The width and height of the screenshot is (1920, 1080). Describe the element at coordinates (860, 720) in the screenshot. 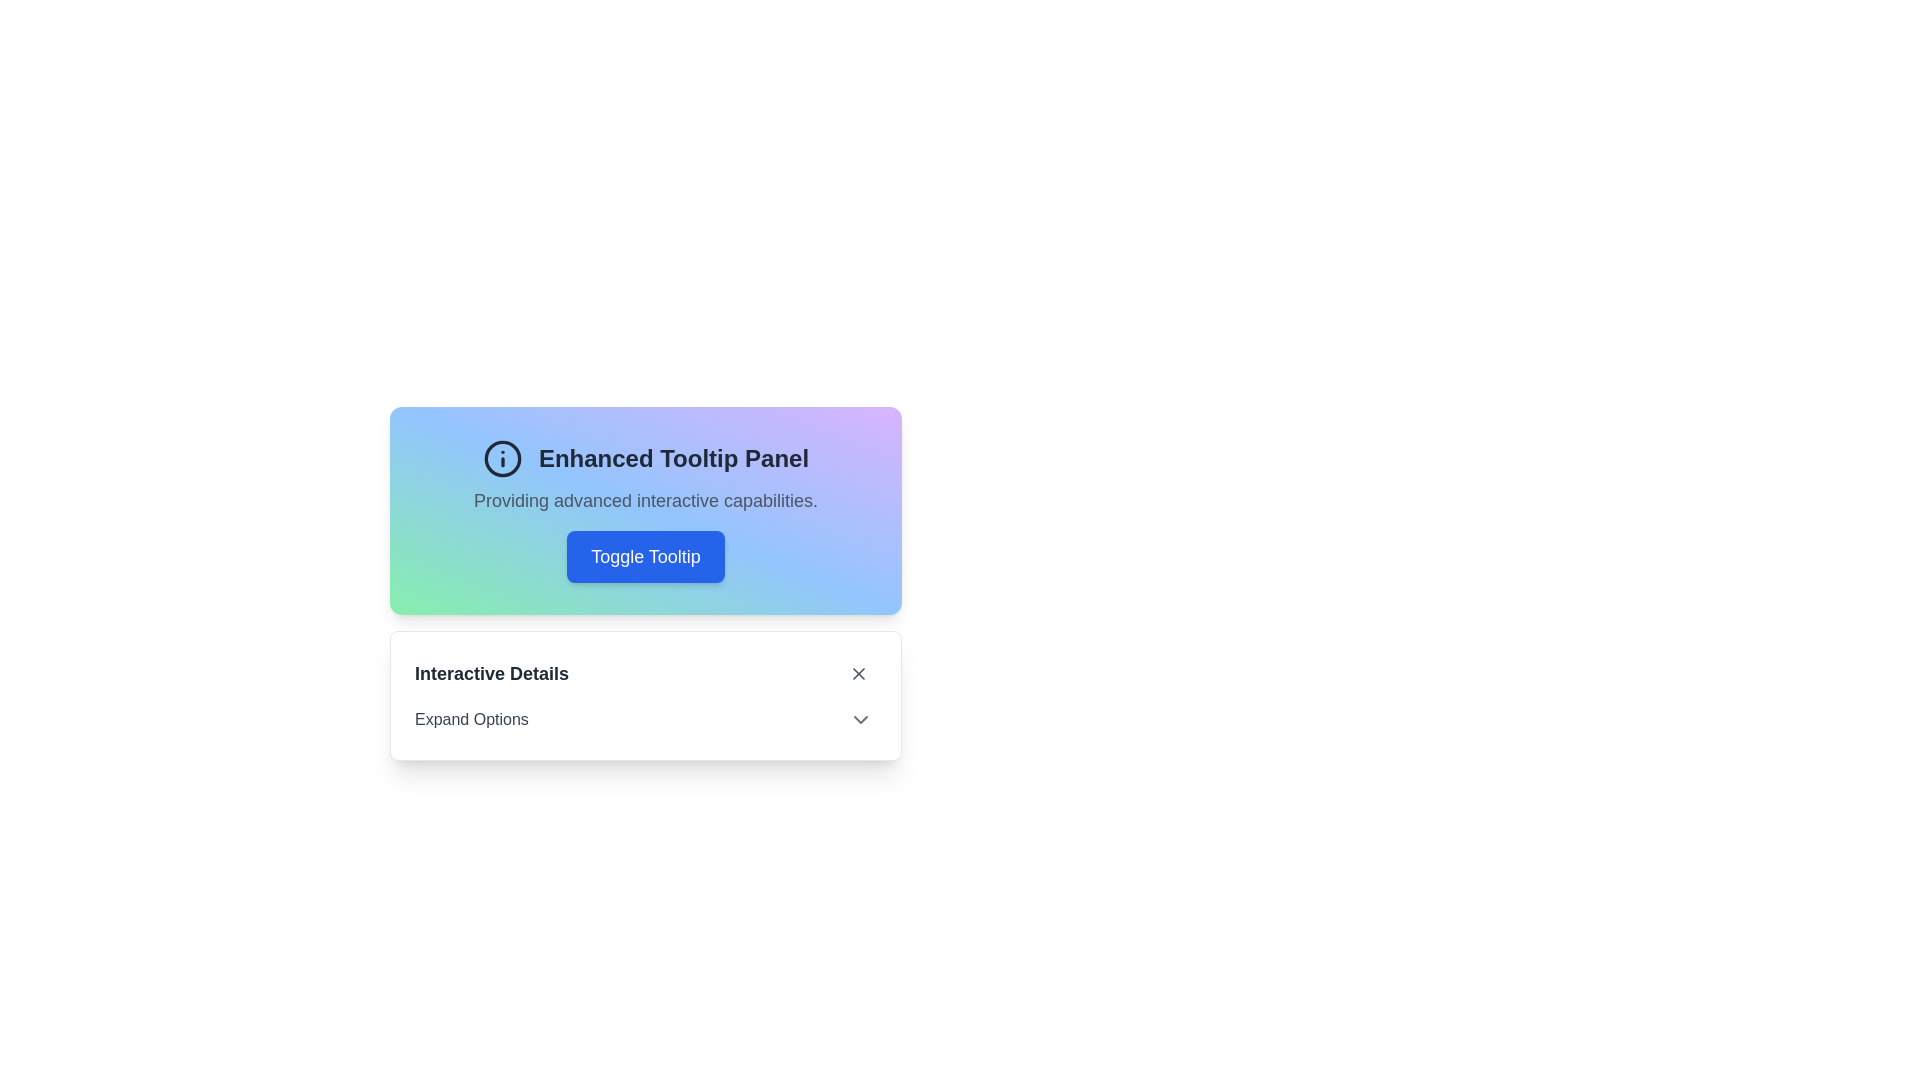

I see `the small gray downward chevron icon located in the bottom-right corner of the 'Interactive Details' section` at that location.